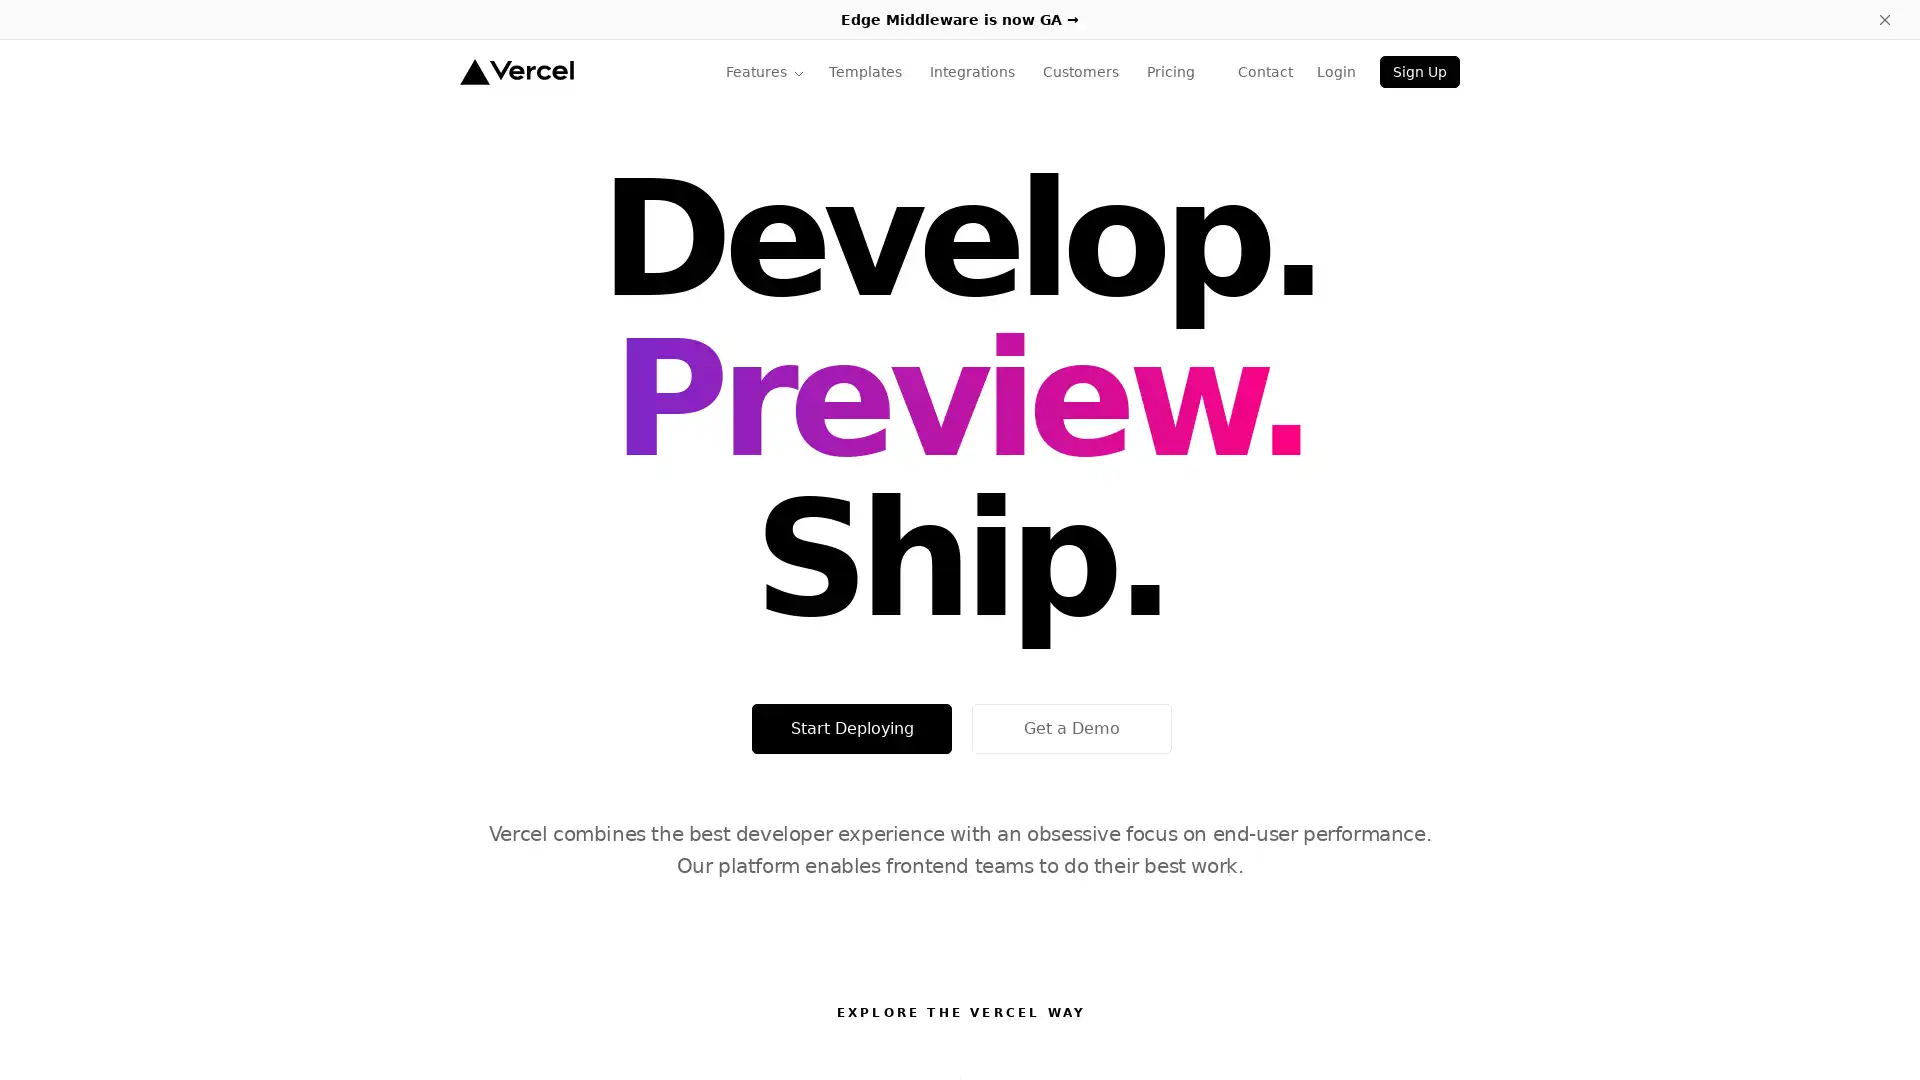 This screenshot has height=1080, width=1920. I want to click on Hide banner, so click(1884, 19).